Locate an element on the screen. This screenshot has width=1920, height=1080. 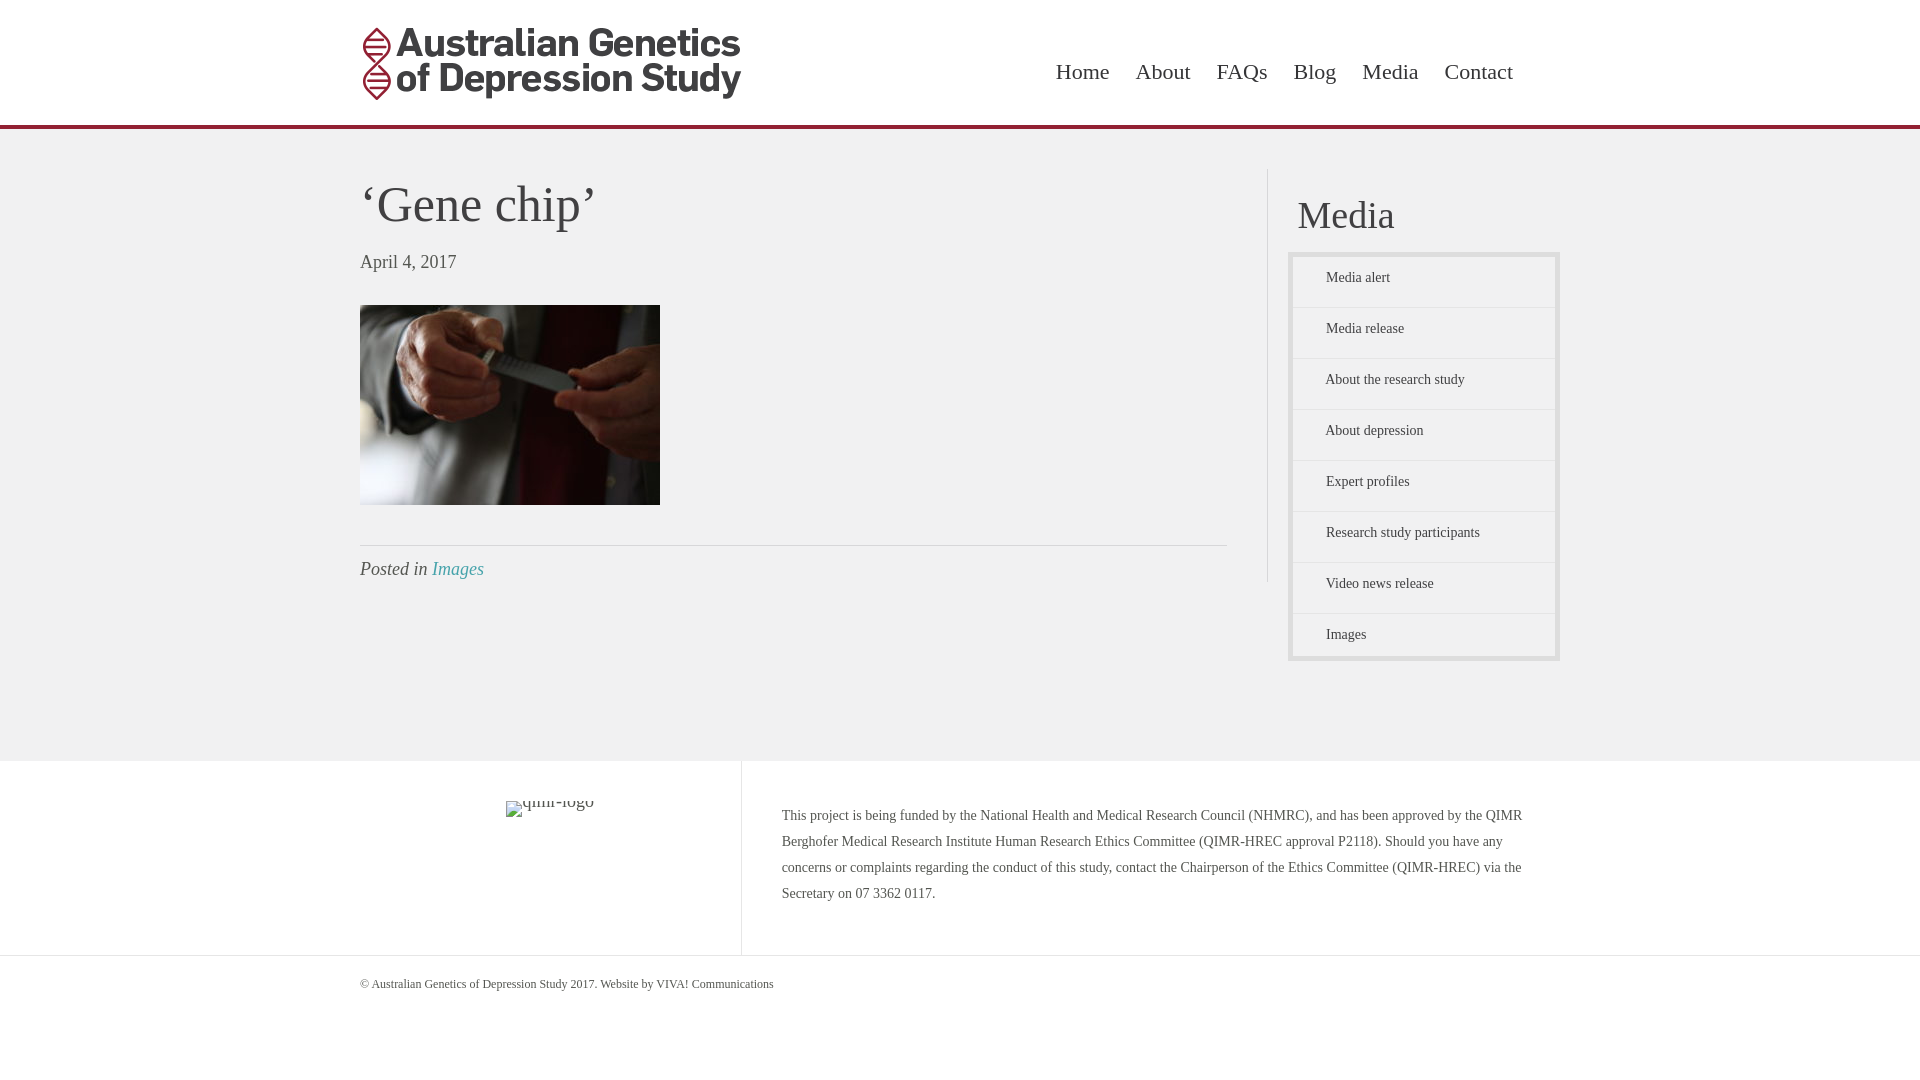
'Home' is located at coordinates (1082, 71).